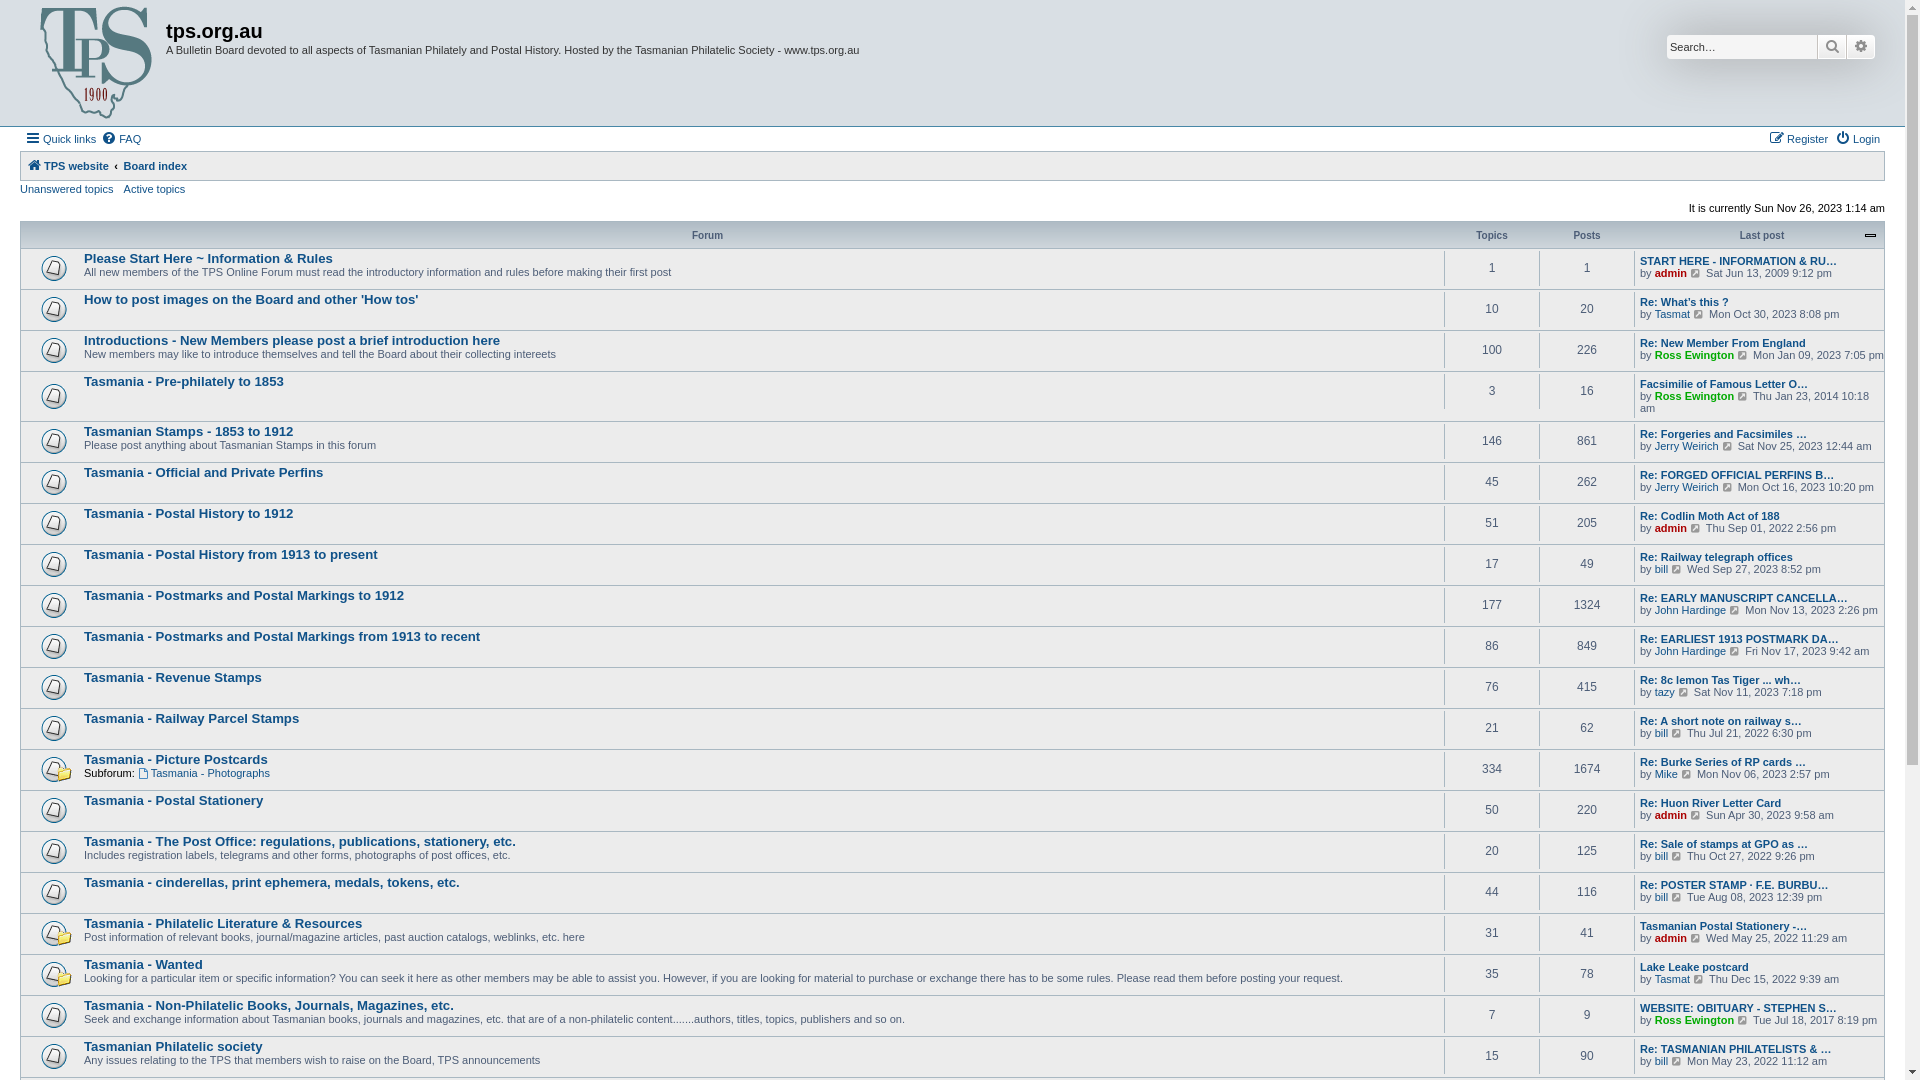 Image resolution: width=1920 pixels, height=1080 pixels. What do you see at coordinates (1665, 690) in the screenshot?
I see `'tazy'` at bounding box center [1665, 690].